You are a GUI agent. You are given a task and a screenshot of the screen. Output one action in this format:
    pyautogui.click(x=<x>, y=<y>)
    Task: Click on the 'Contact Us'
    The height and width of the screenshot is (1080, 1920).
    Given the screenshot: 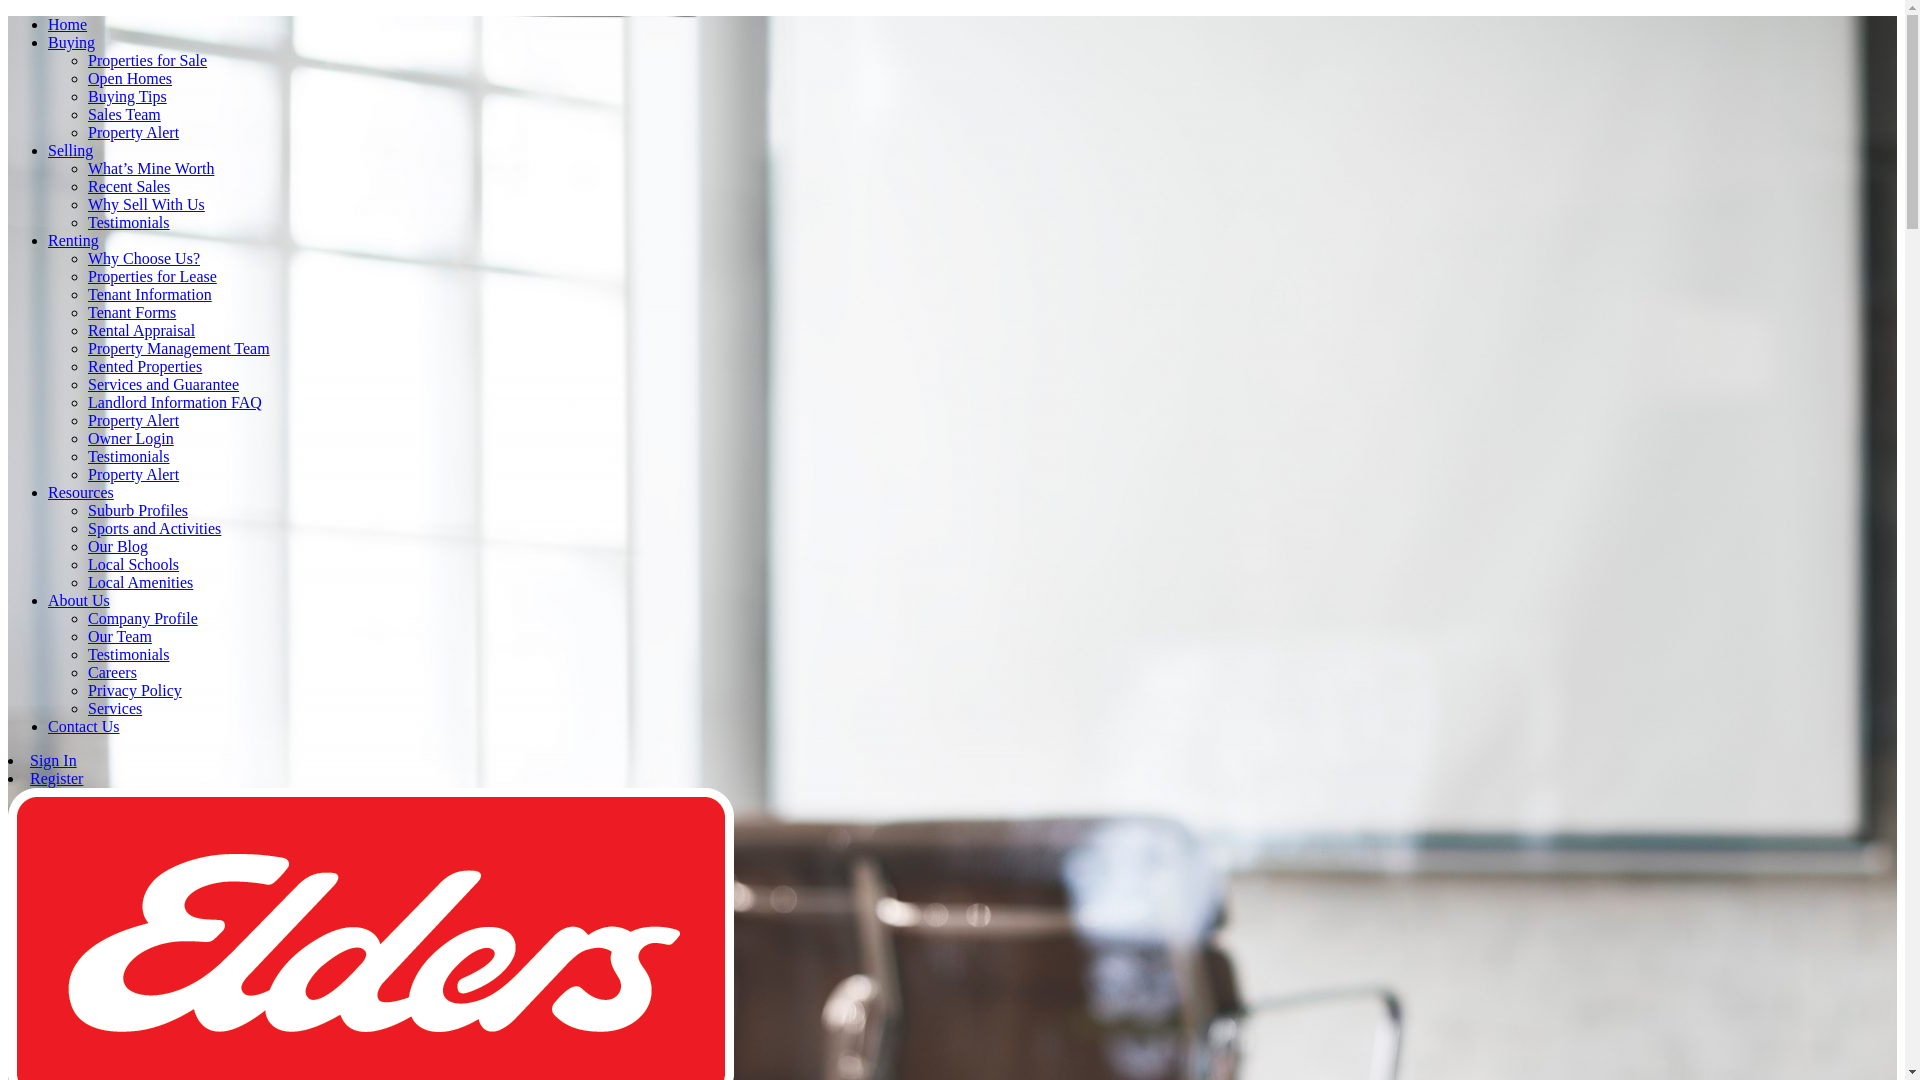 What is the action you would take?
    pyautogui.click(x=82, y=726)
    